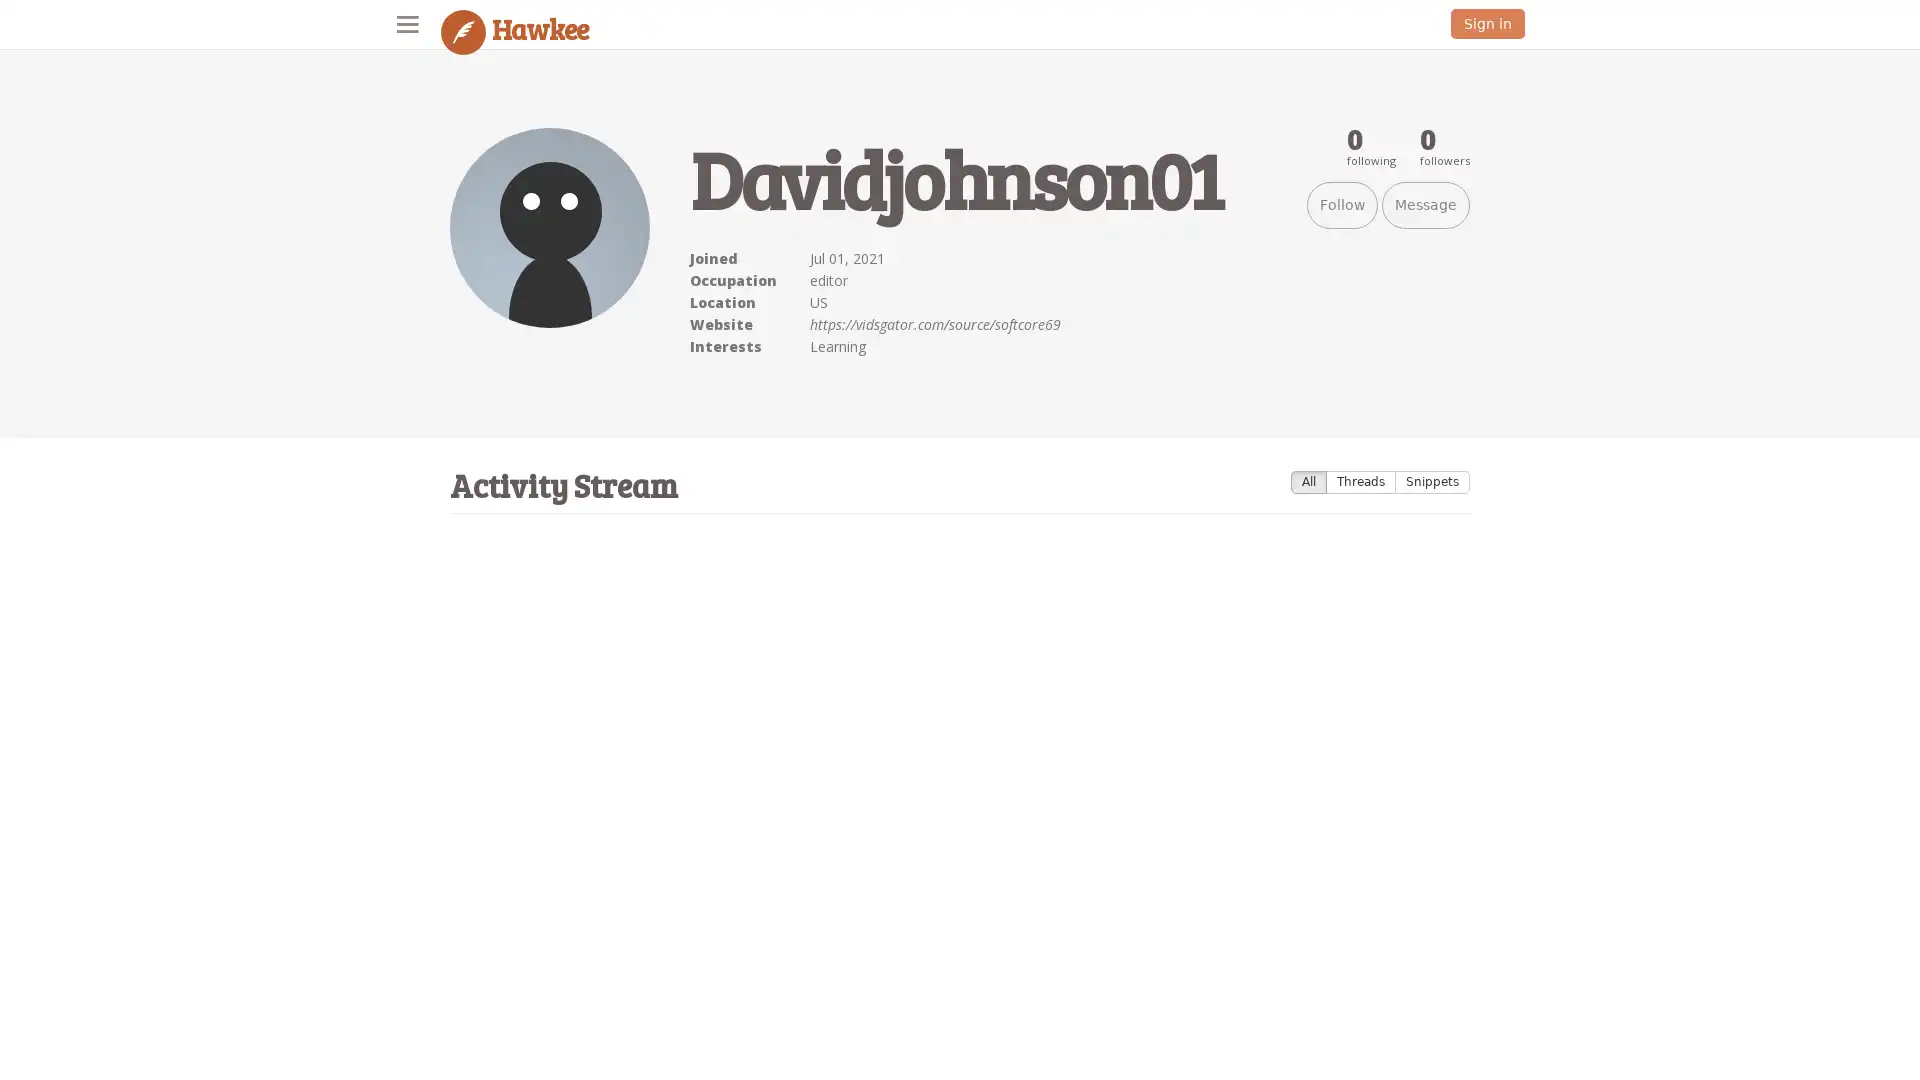 This screenshot has width=1920, height=1080. What do you see at coordinates (1342, 205) in the screenshot?
I see `Follow` at bounding box center [1342, 205].